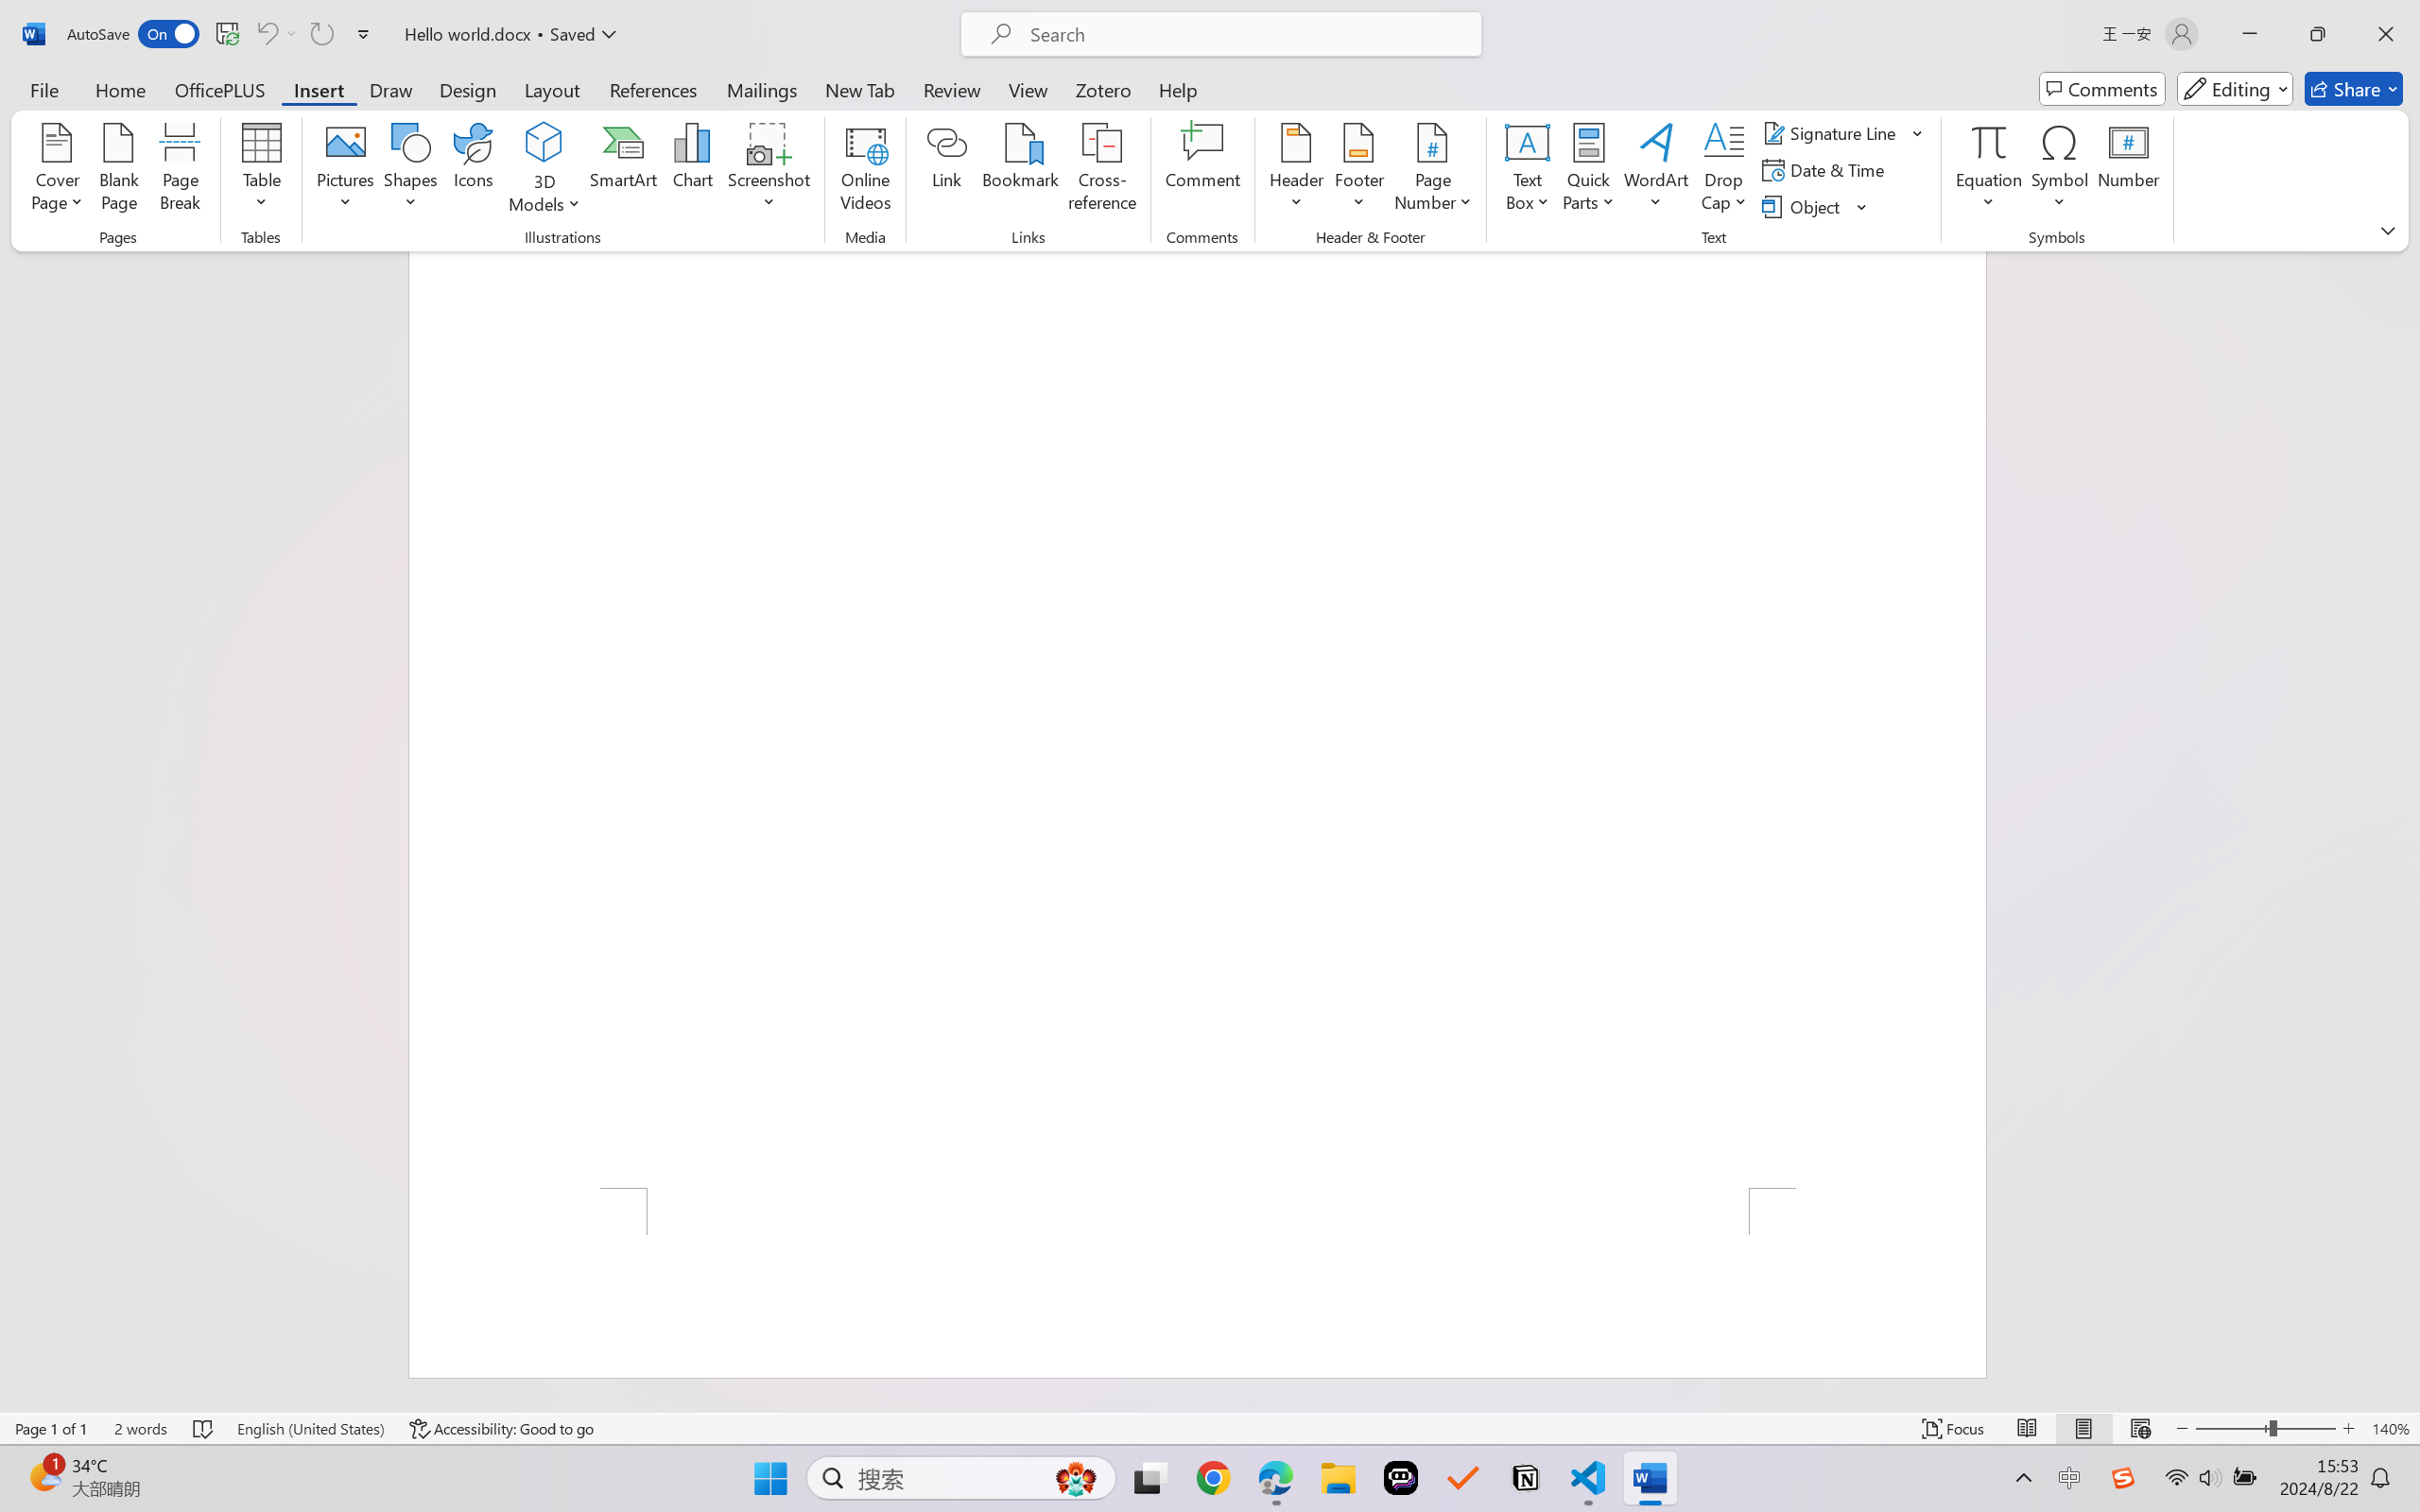 This screenshot has width=2420, height=1512. Describe the element at coordinates (317, 88) in the screenshot. I see `'Insert'` at that location.